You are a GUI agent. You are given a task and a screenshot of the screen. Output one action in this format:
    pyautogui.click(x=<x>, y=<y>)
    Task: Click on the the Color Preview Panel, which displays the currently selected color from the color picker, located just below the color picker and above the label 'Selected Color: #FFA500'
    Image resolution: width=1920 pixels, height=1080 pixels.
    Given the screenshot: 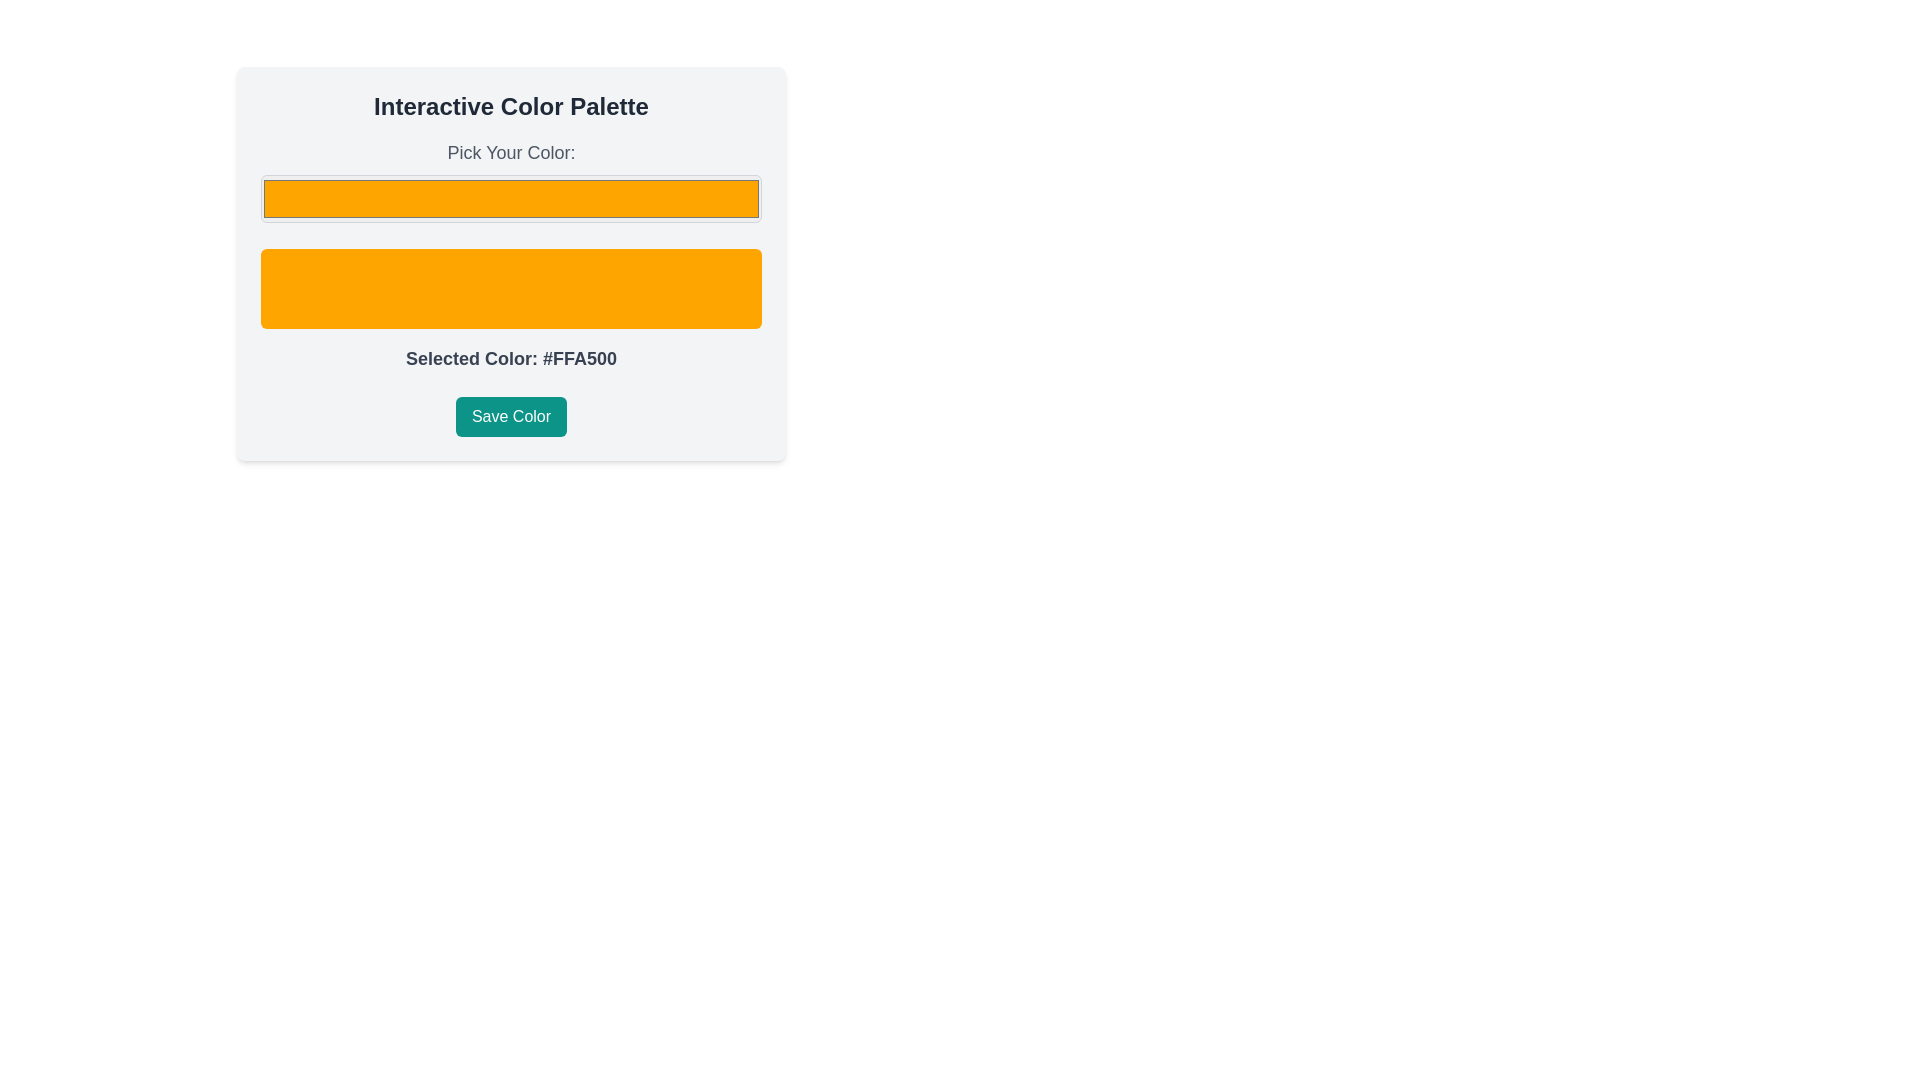 What is the action you would take?
    pyautogui.click(x=511, y=254)
    